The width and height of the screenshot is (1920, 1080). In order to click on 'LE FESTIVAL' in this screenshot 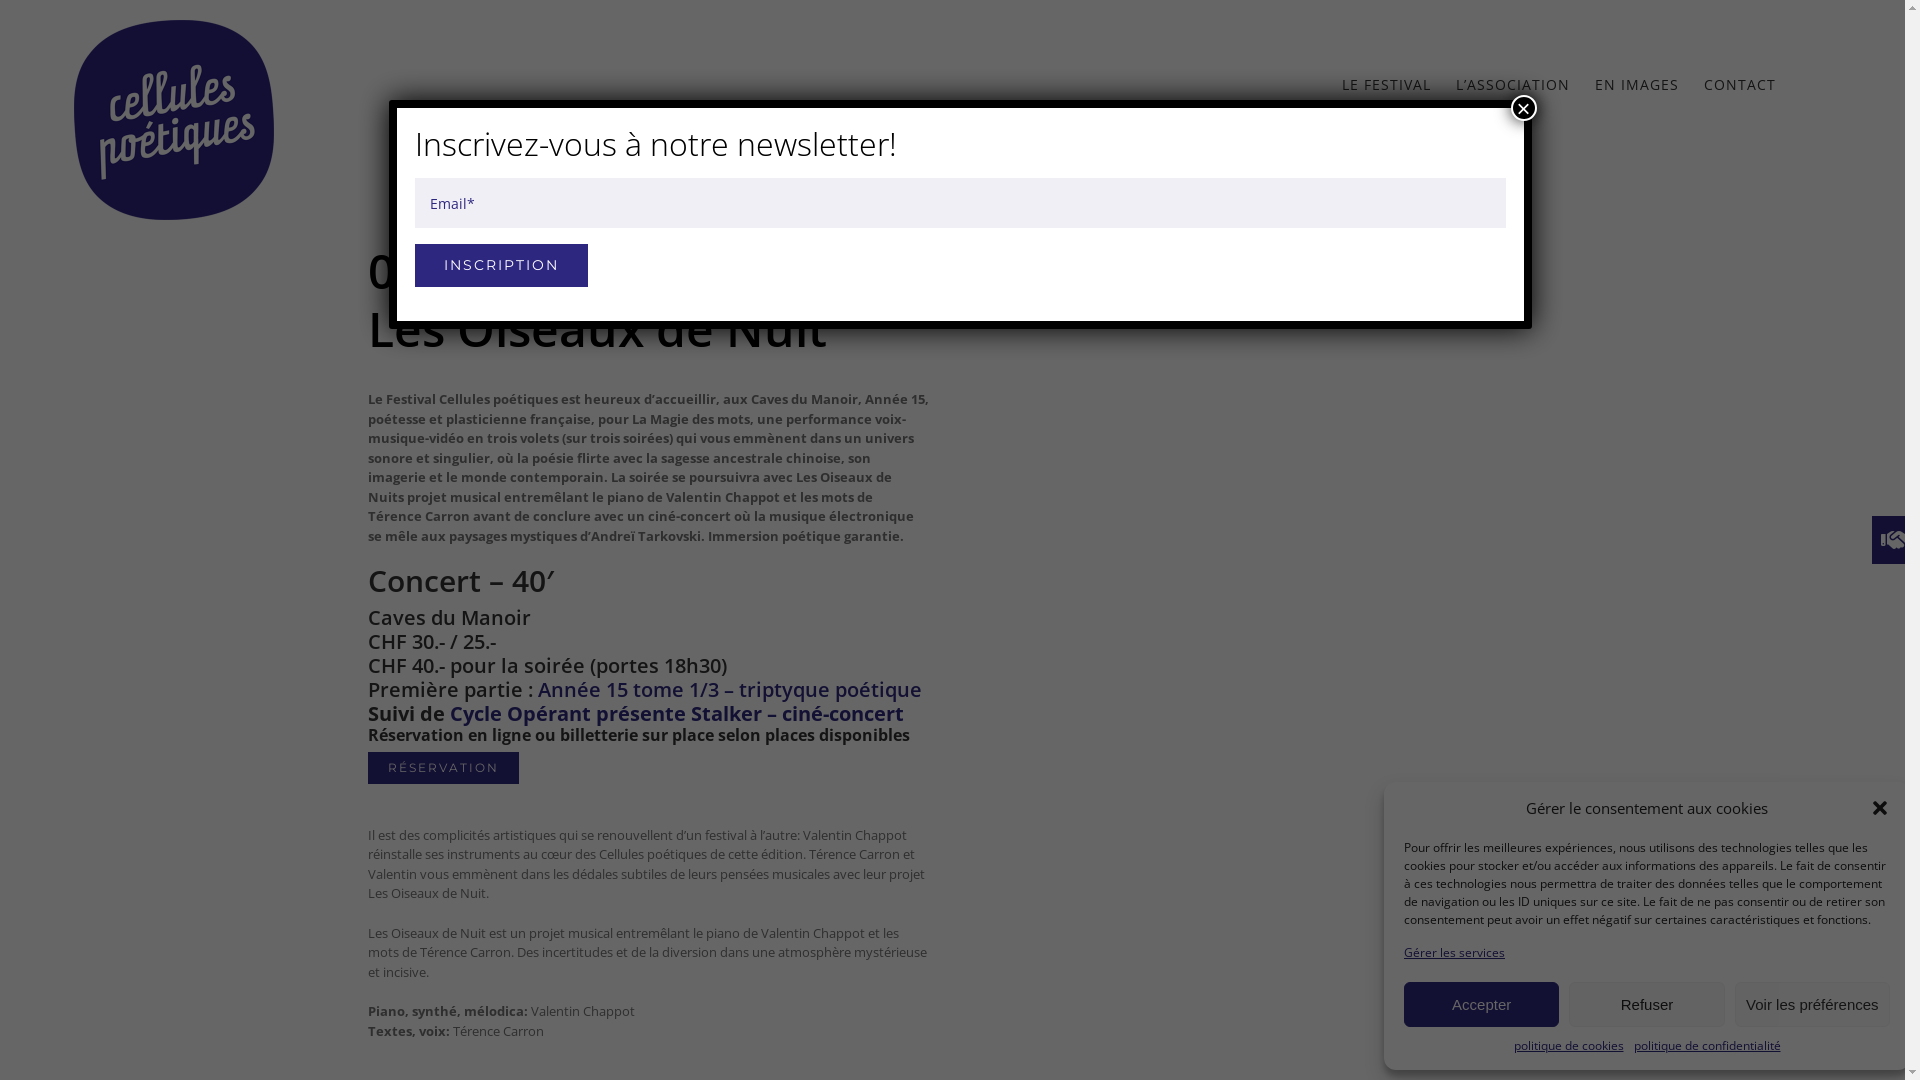, I will do `click(1342, 83)`.